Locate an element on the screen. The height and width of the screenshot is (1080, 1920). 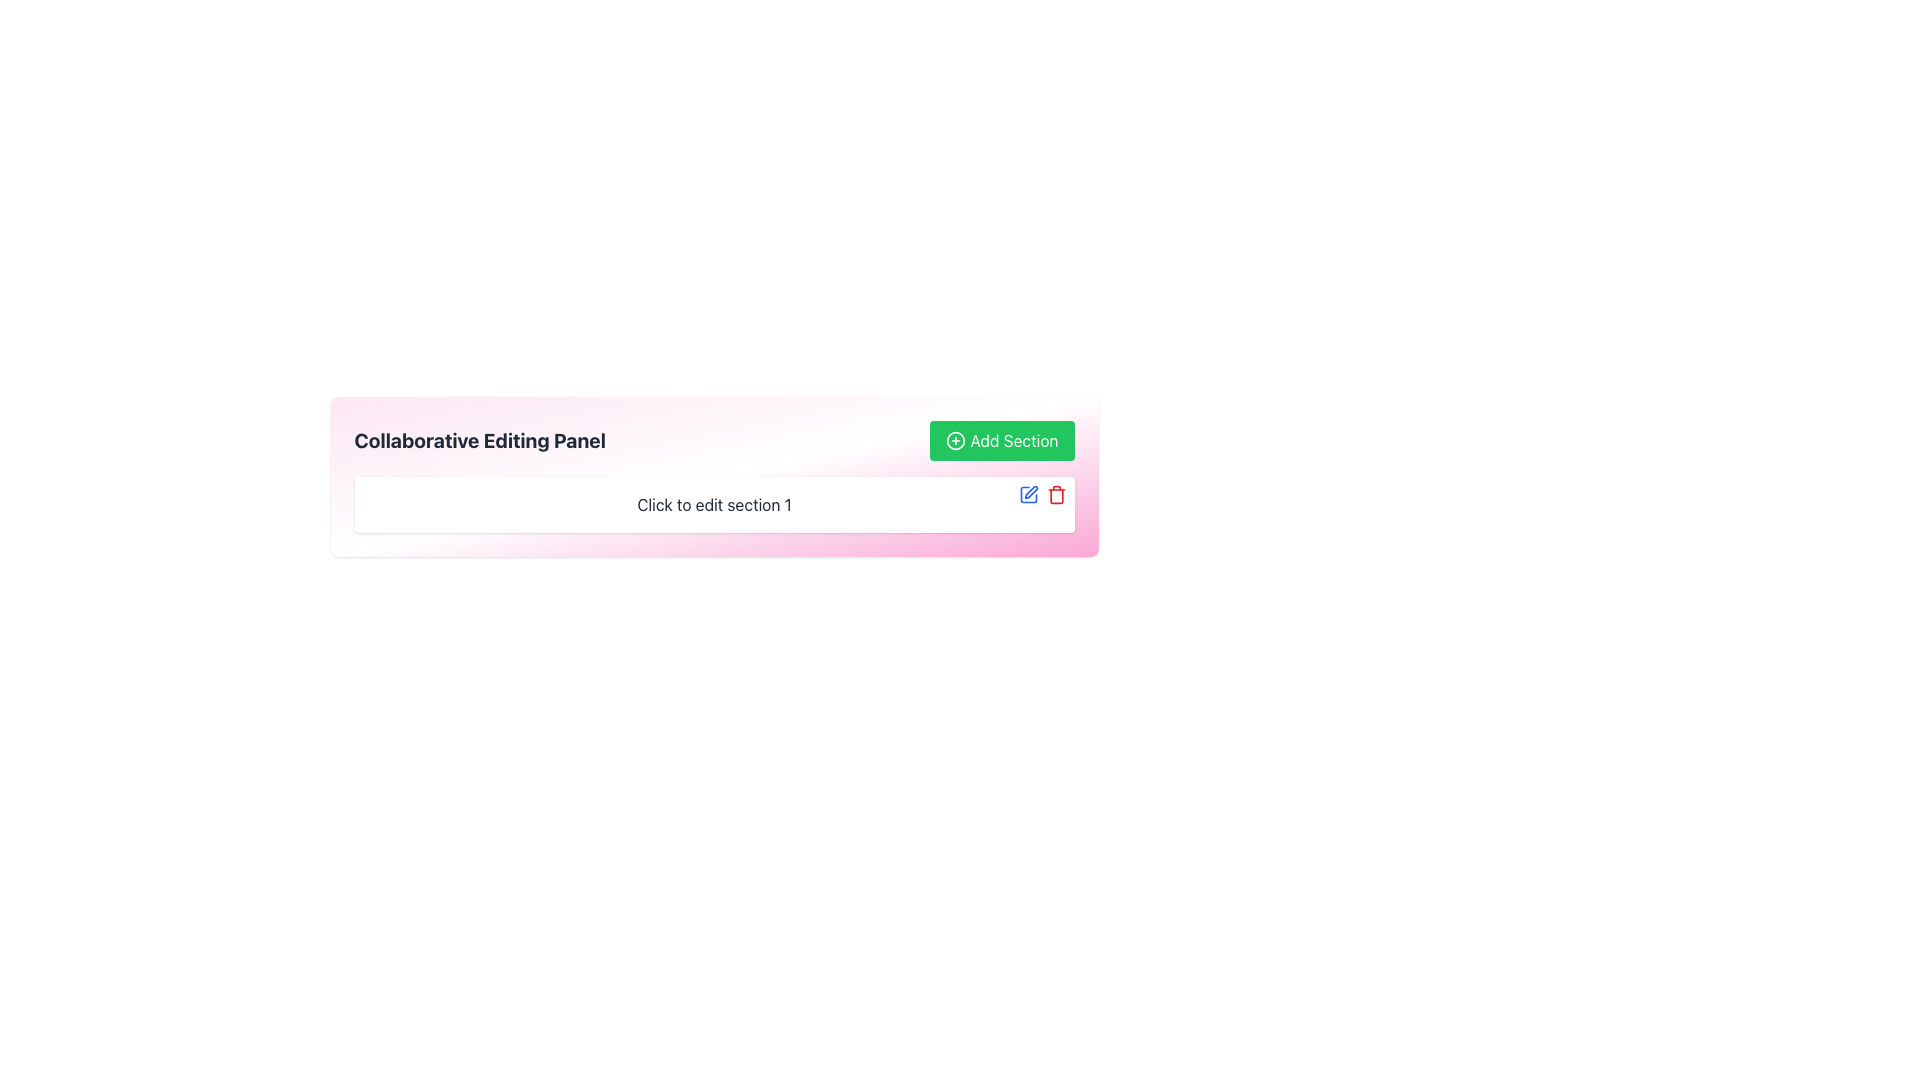
the button that adds a new section to the Collaborative Editing Panel, located on the right-hand side of the header area, next to the title element is located at coordinates (1002, 439).